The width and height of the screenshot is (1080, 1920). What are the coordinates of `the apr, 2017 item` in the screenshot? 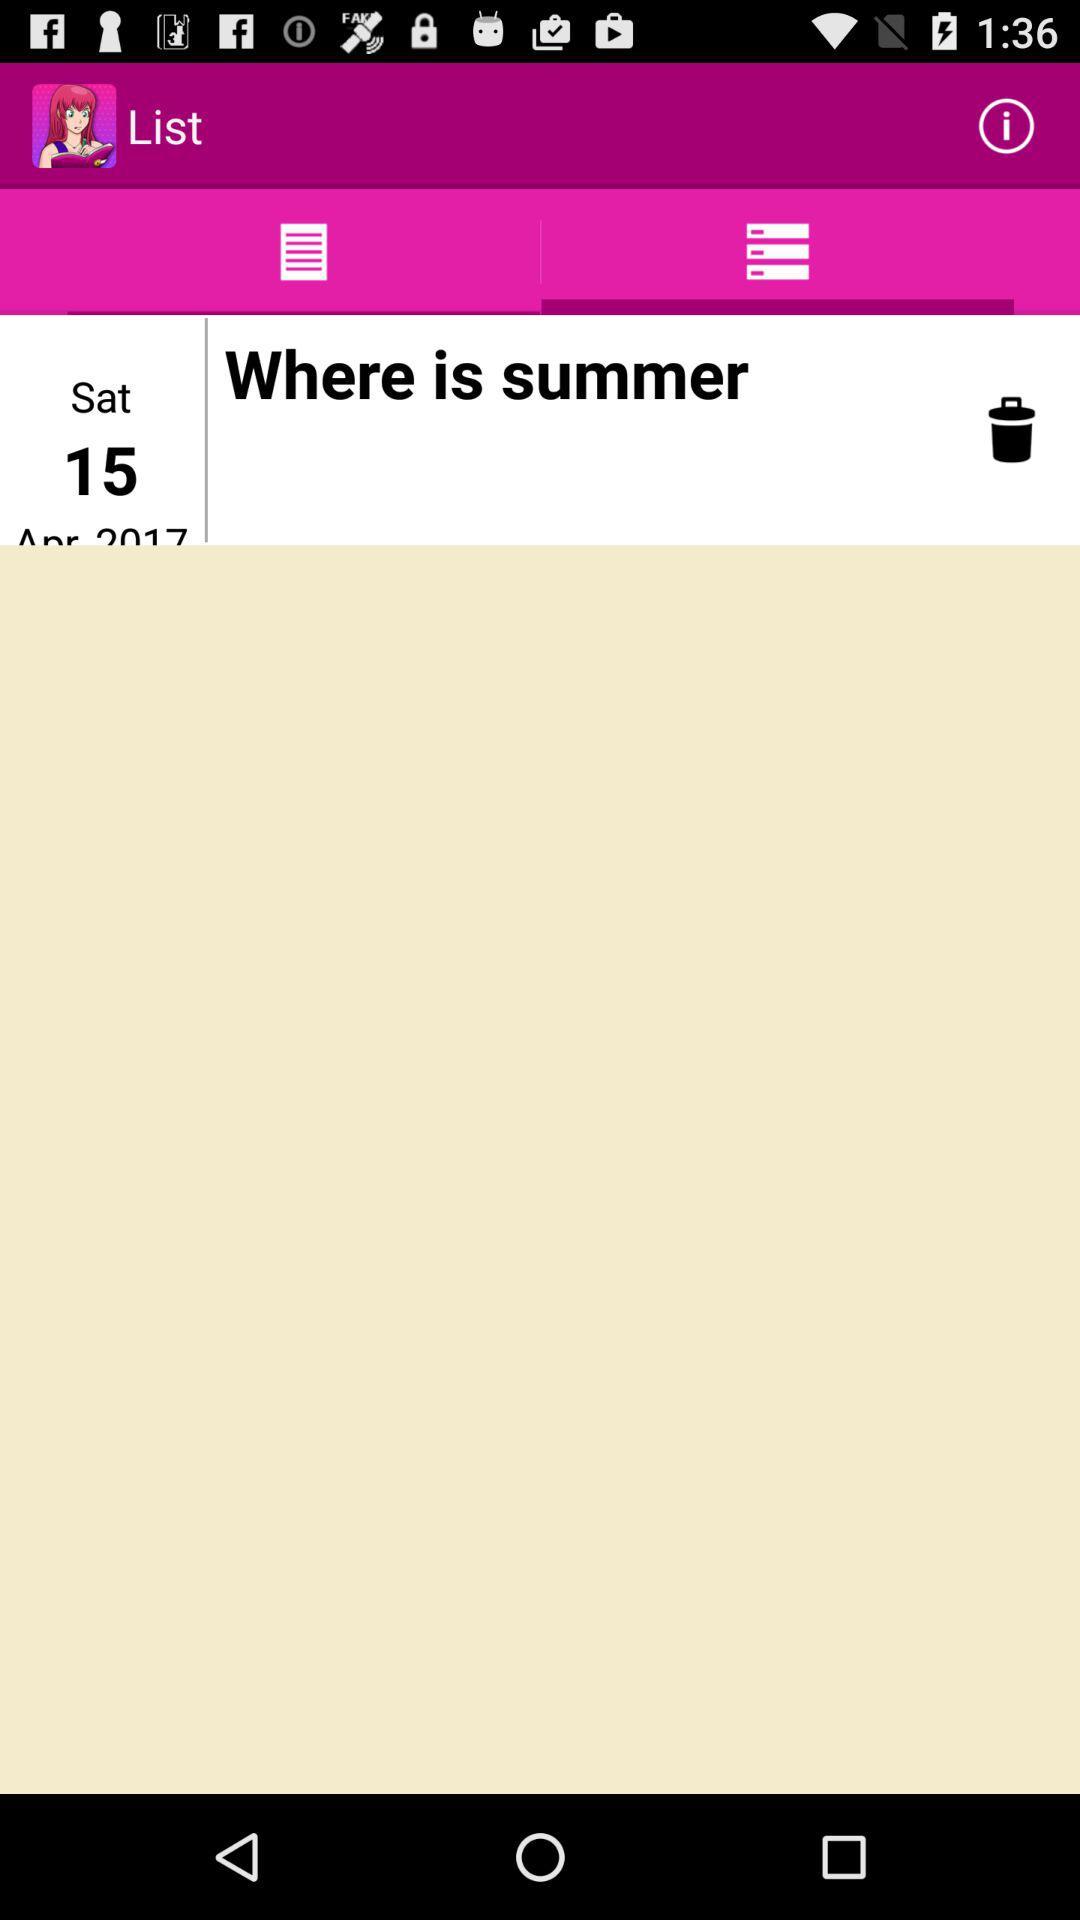 It's located at (100, 529).